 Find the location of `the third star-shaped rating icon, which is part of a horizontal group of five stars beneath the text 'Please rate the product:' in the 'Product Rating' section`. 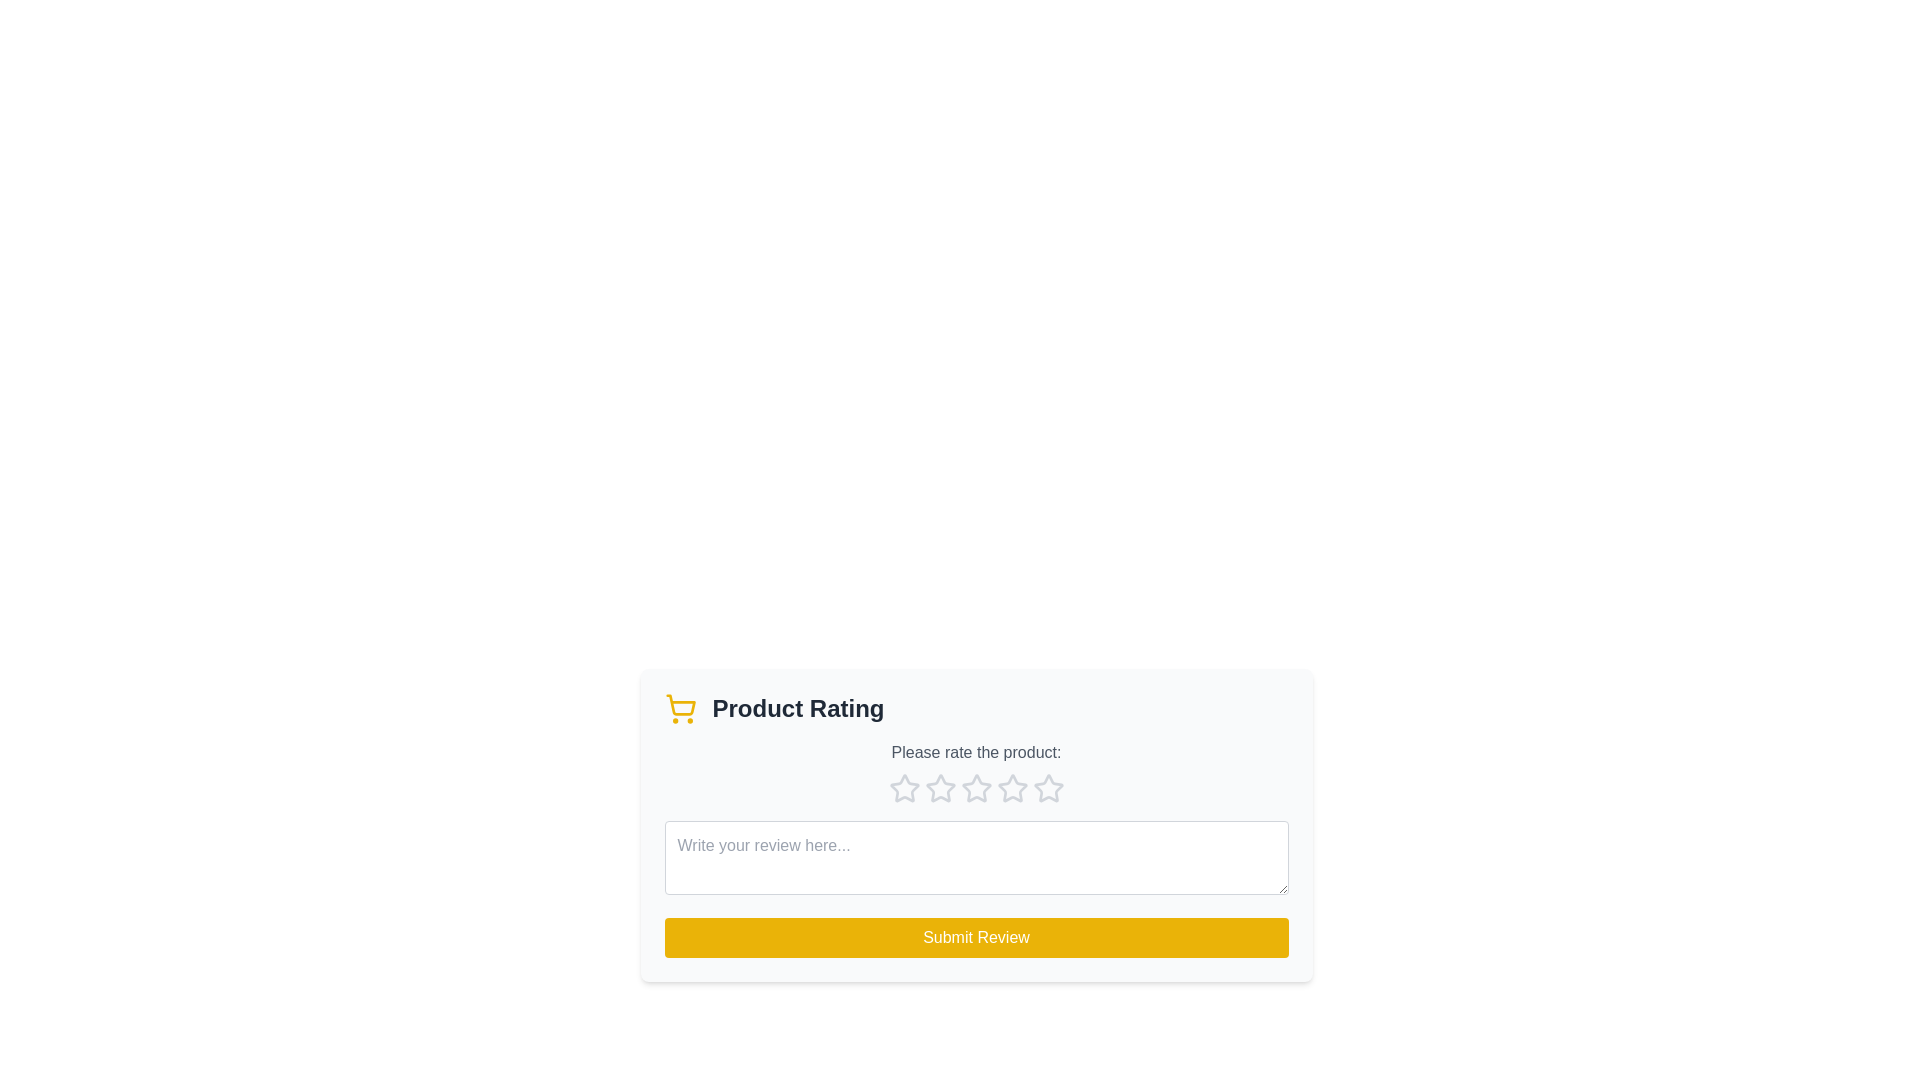

the third star-shaped rating icon, which is part of a horizontal group of five stars beneath the text 'Please rate the product:' in the 'Product Rating' section is located at coordinates (1012, 786).